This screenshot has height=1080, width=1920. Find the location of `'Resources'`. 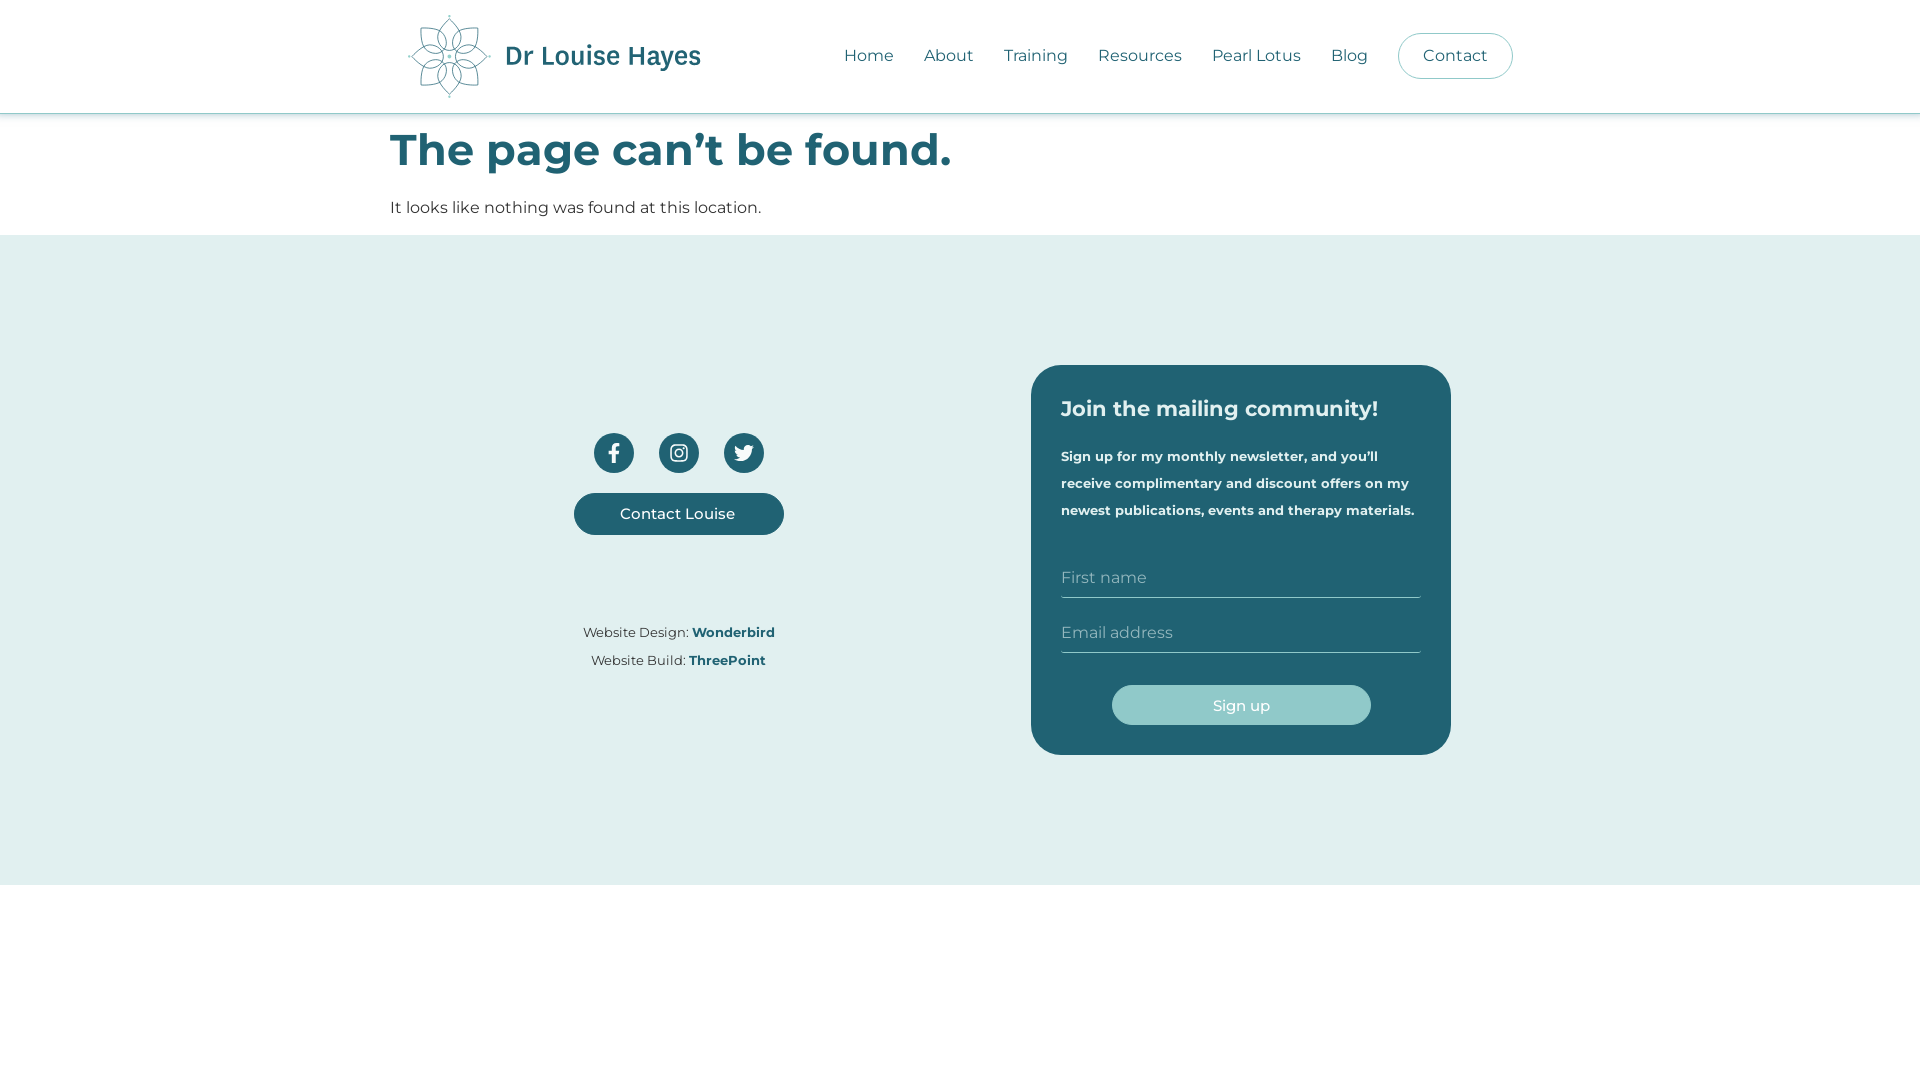

'Resources' is located at coordinates (1097, 55).